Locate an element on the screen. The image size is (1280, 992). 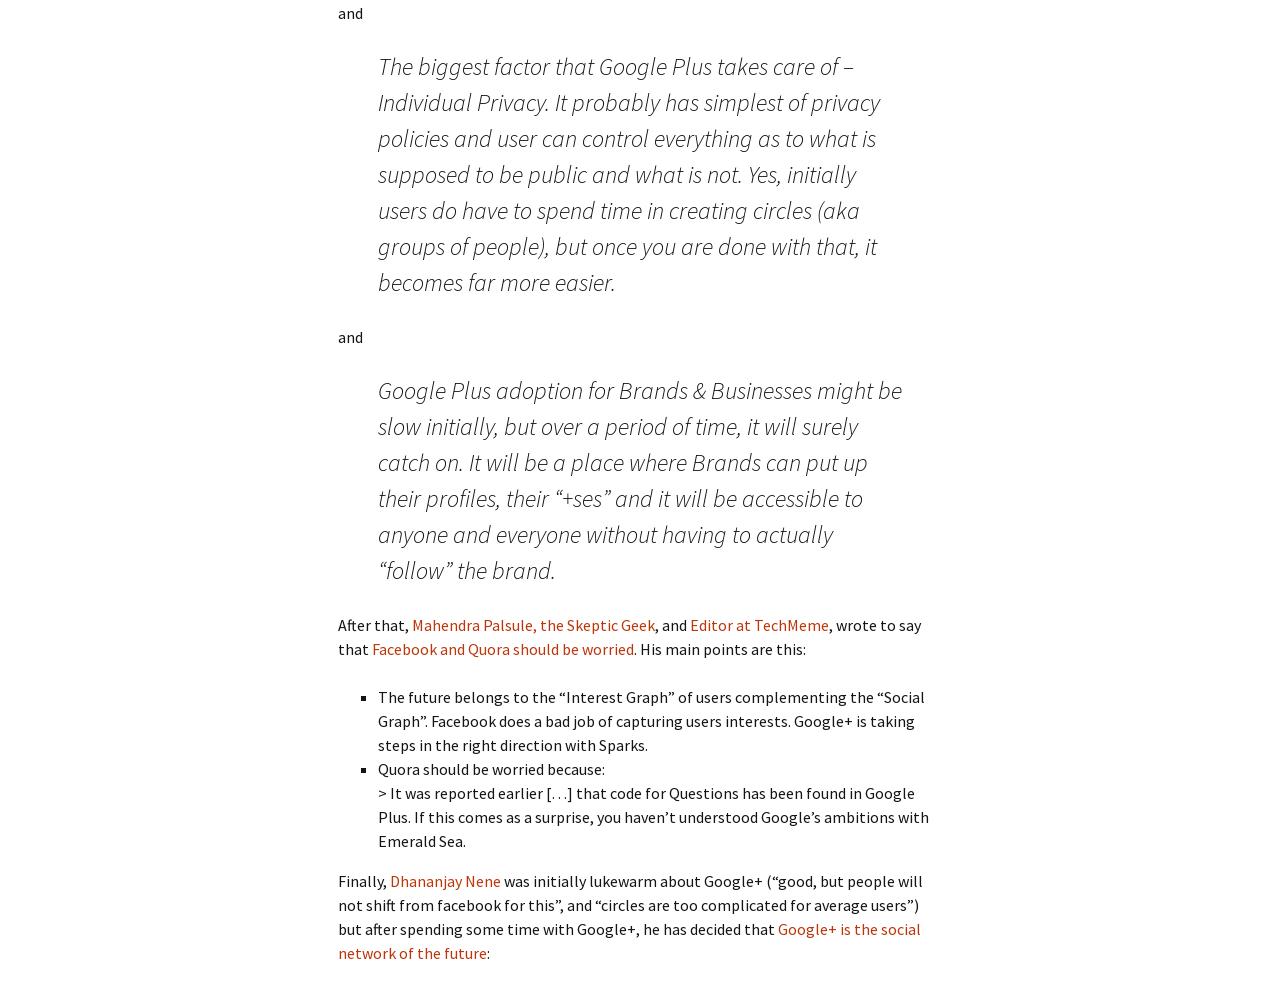
', wrote to say that' is located at coordinates (628, 635).